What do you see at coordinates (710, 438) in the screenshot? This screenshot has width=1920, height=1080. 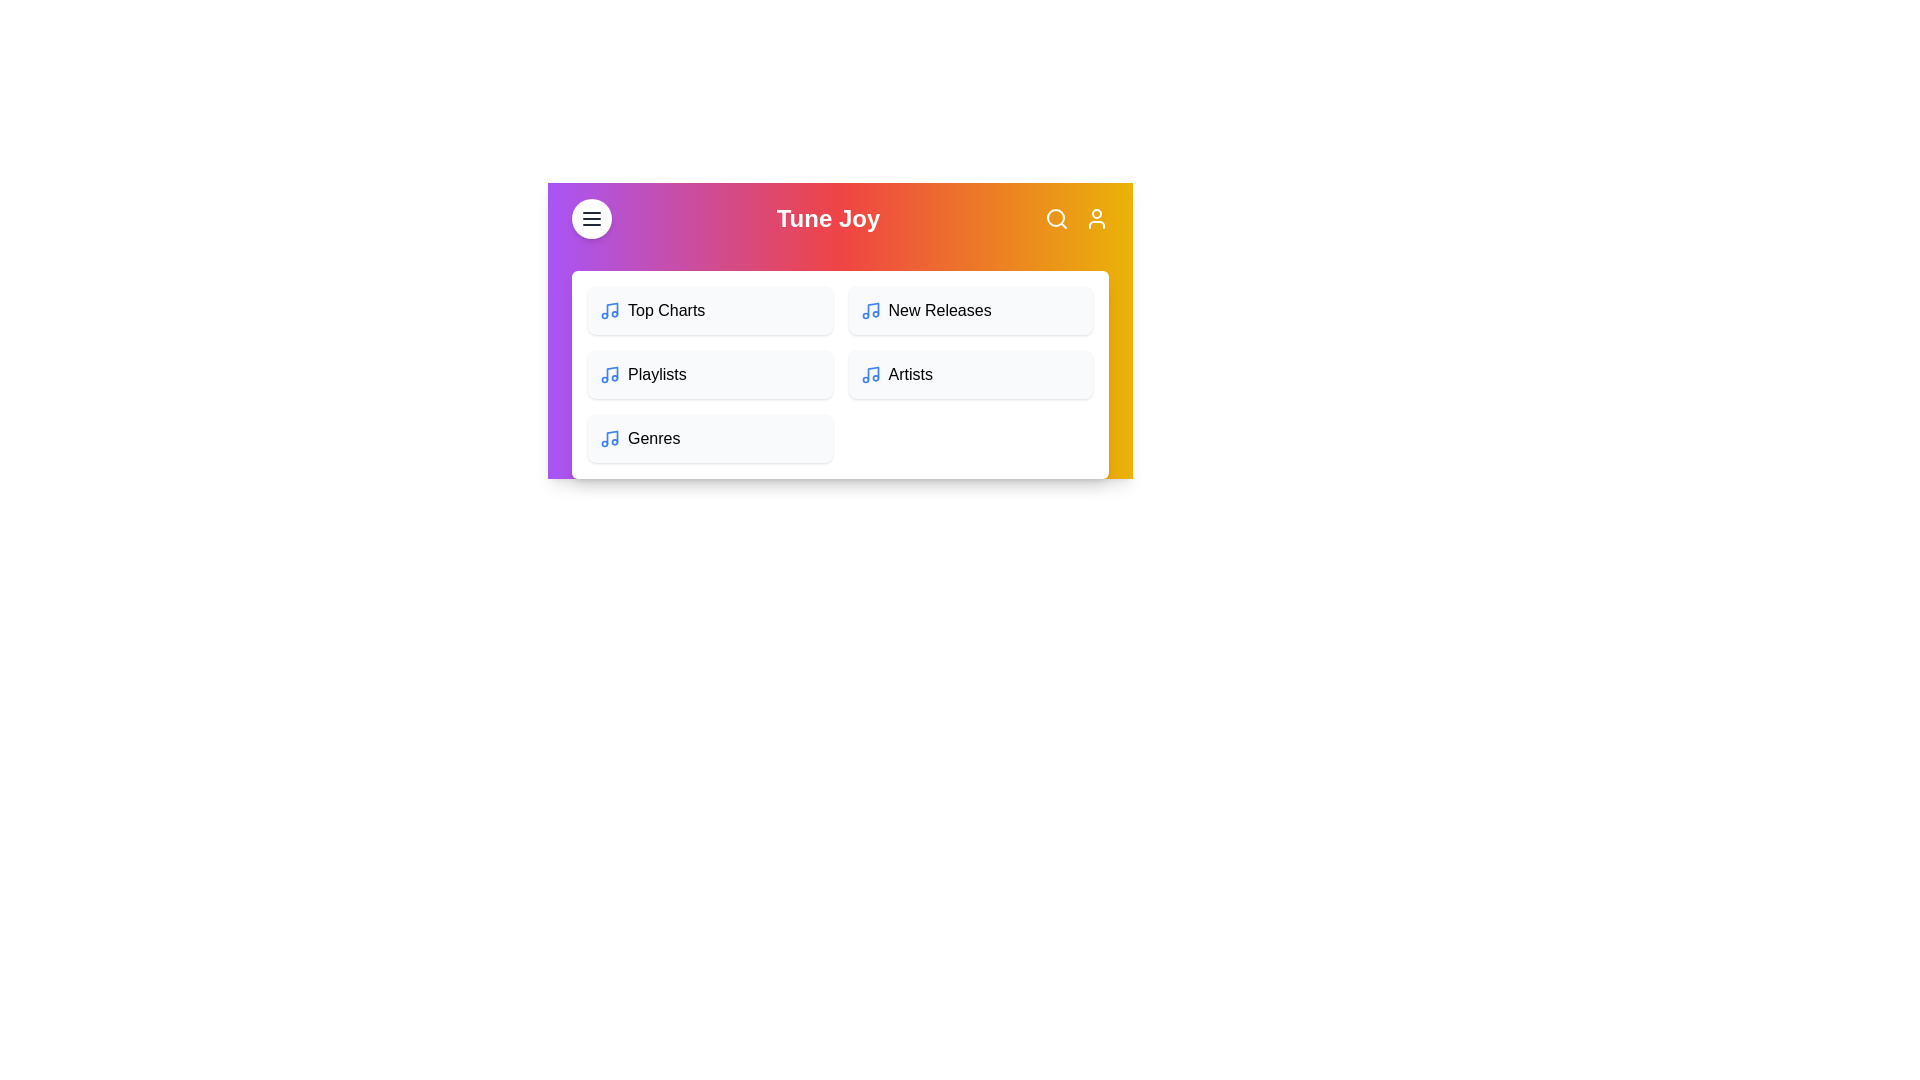 I see `the menu item Genres to navigate` at bounding box center [710, 438].